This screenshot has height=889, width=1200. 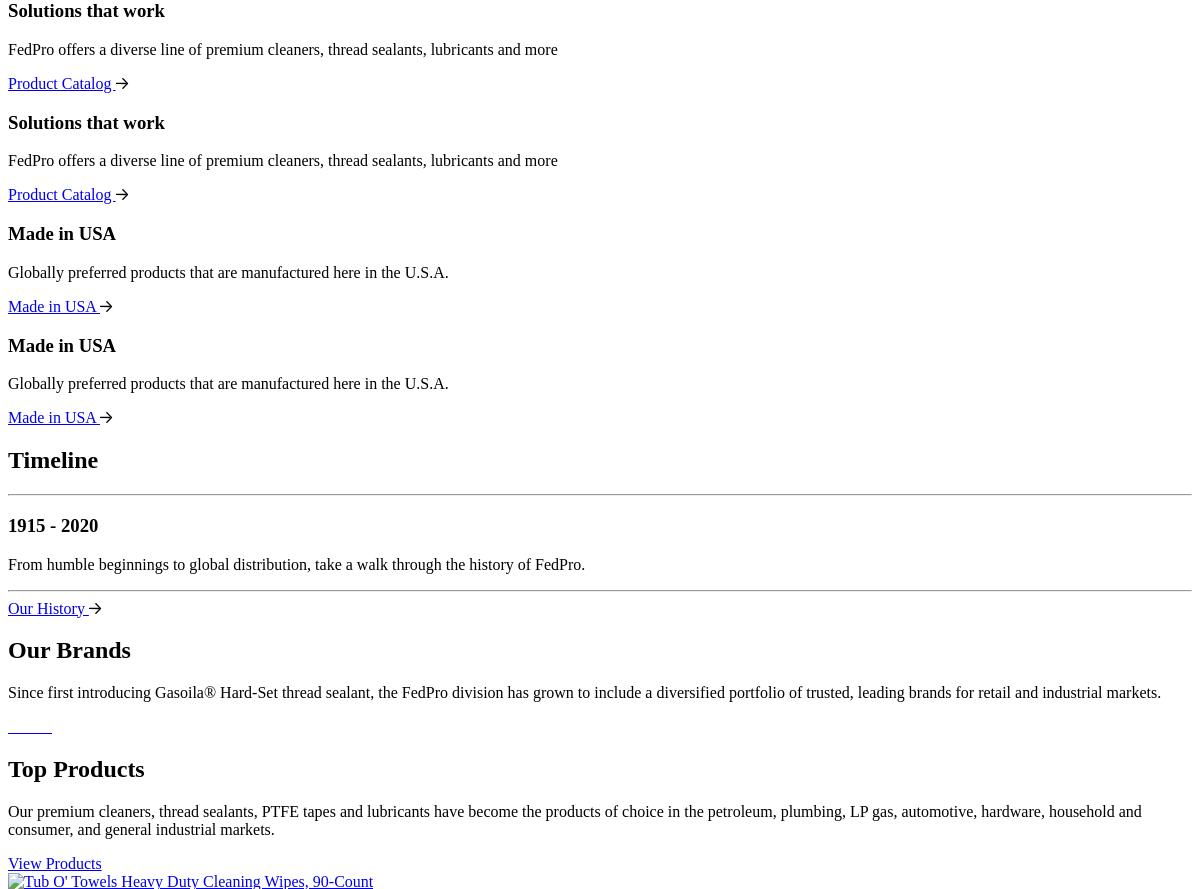 What do you see at coordinates (69, 650) in the screenshot?
I see `'Our Brands'` at bounding box center [69, 650].